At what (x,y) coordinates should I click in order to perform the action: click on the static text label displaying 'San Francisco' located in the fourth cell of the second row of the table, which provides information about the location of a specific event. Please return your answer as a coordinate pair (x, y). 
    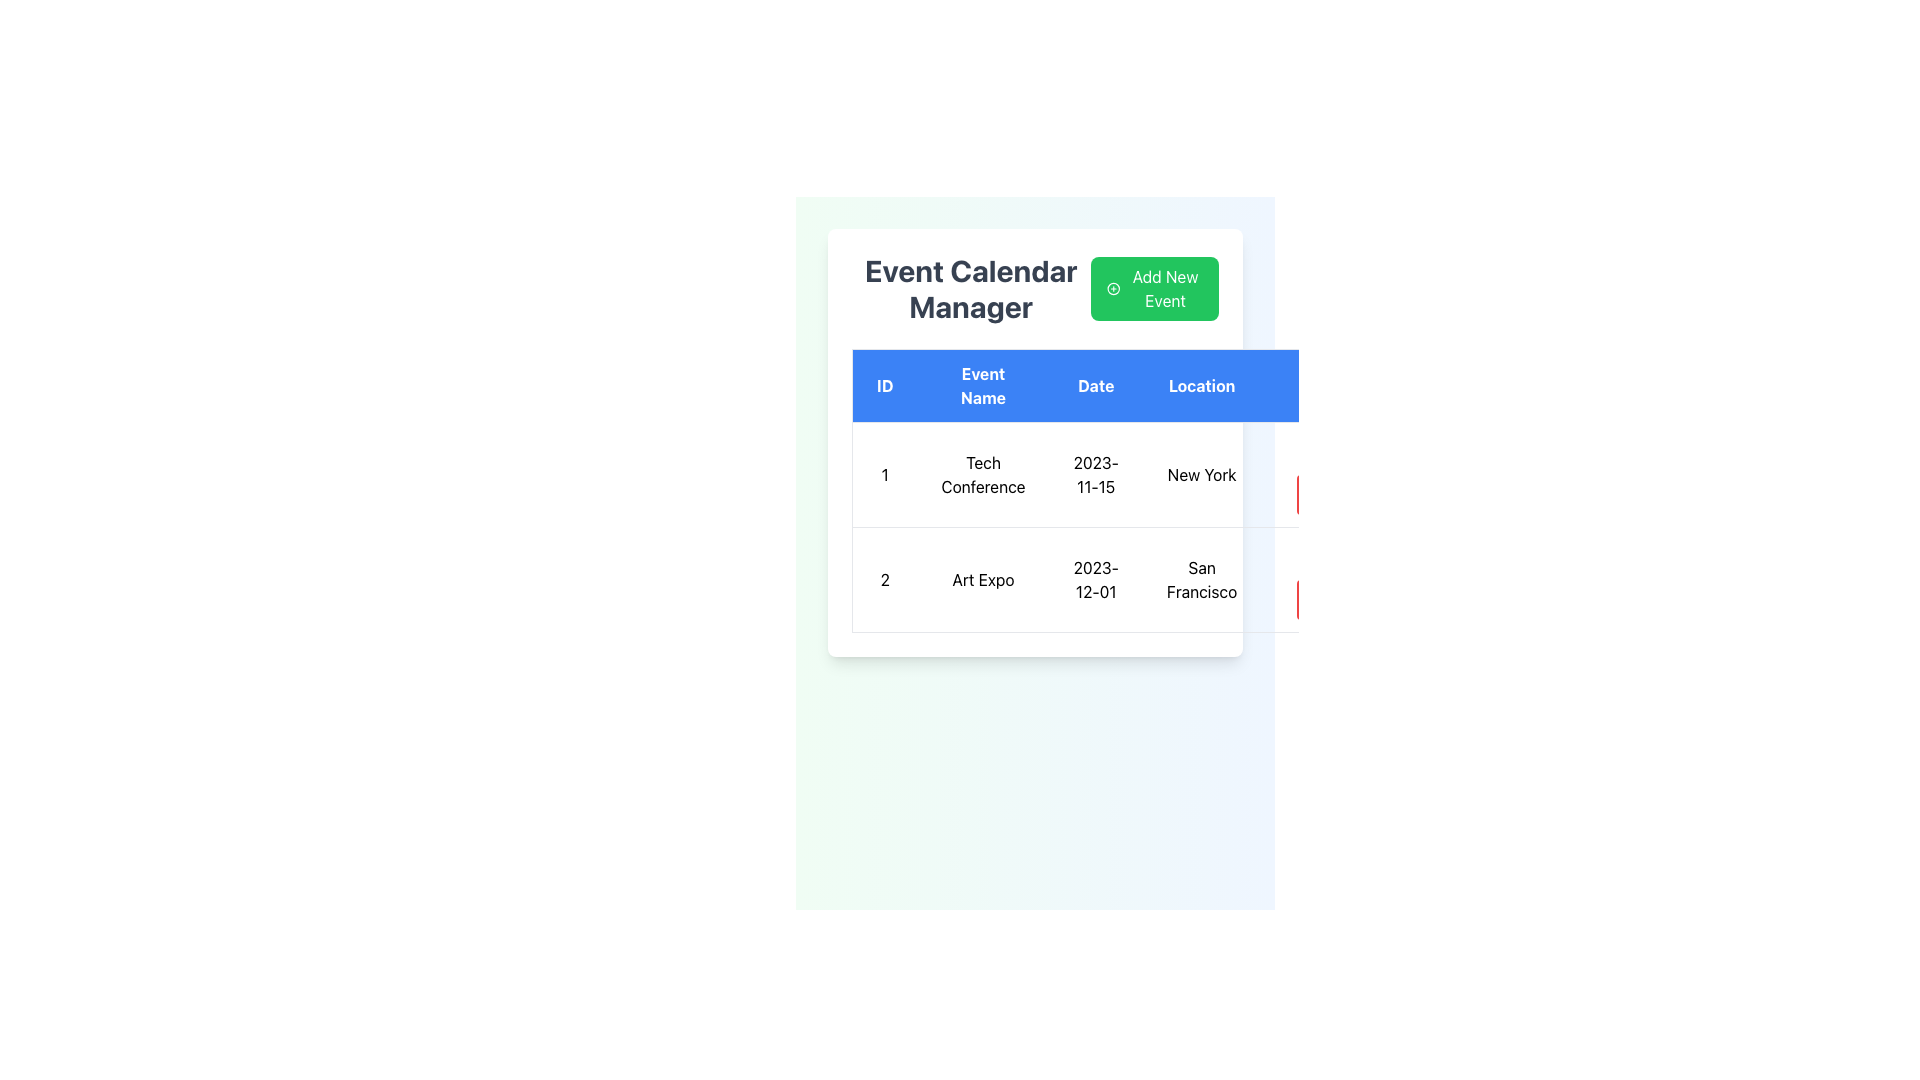
    Looking at the image, I should click on (1201, 579).